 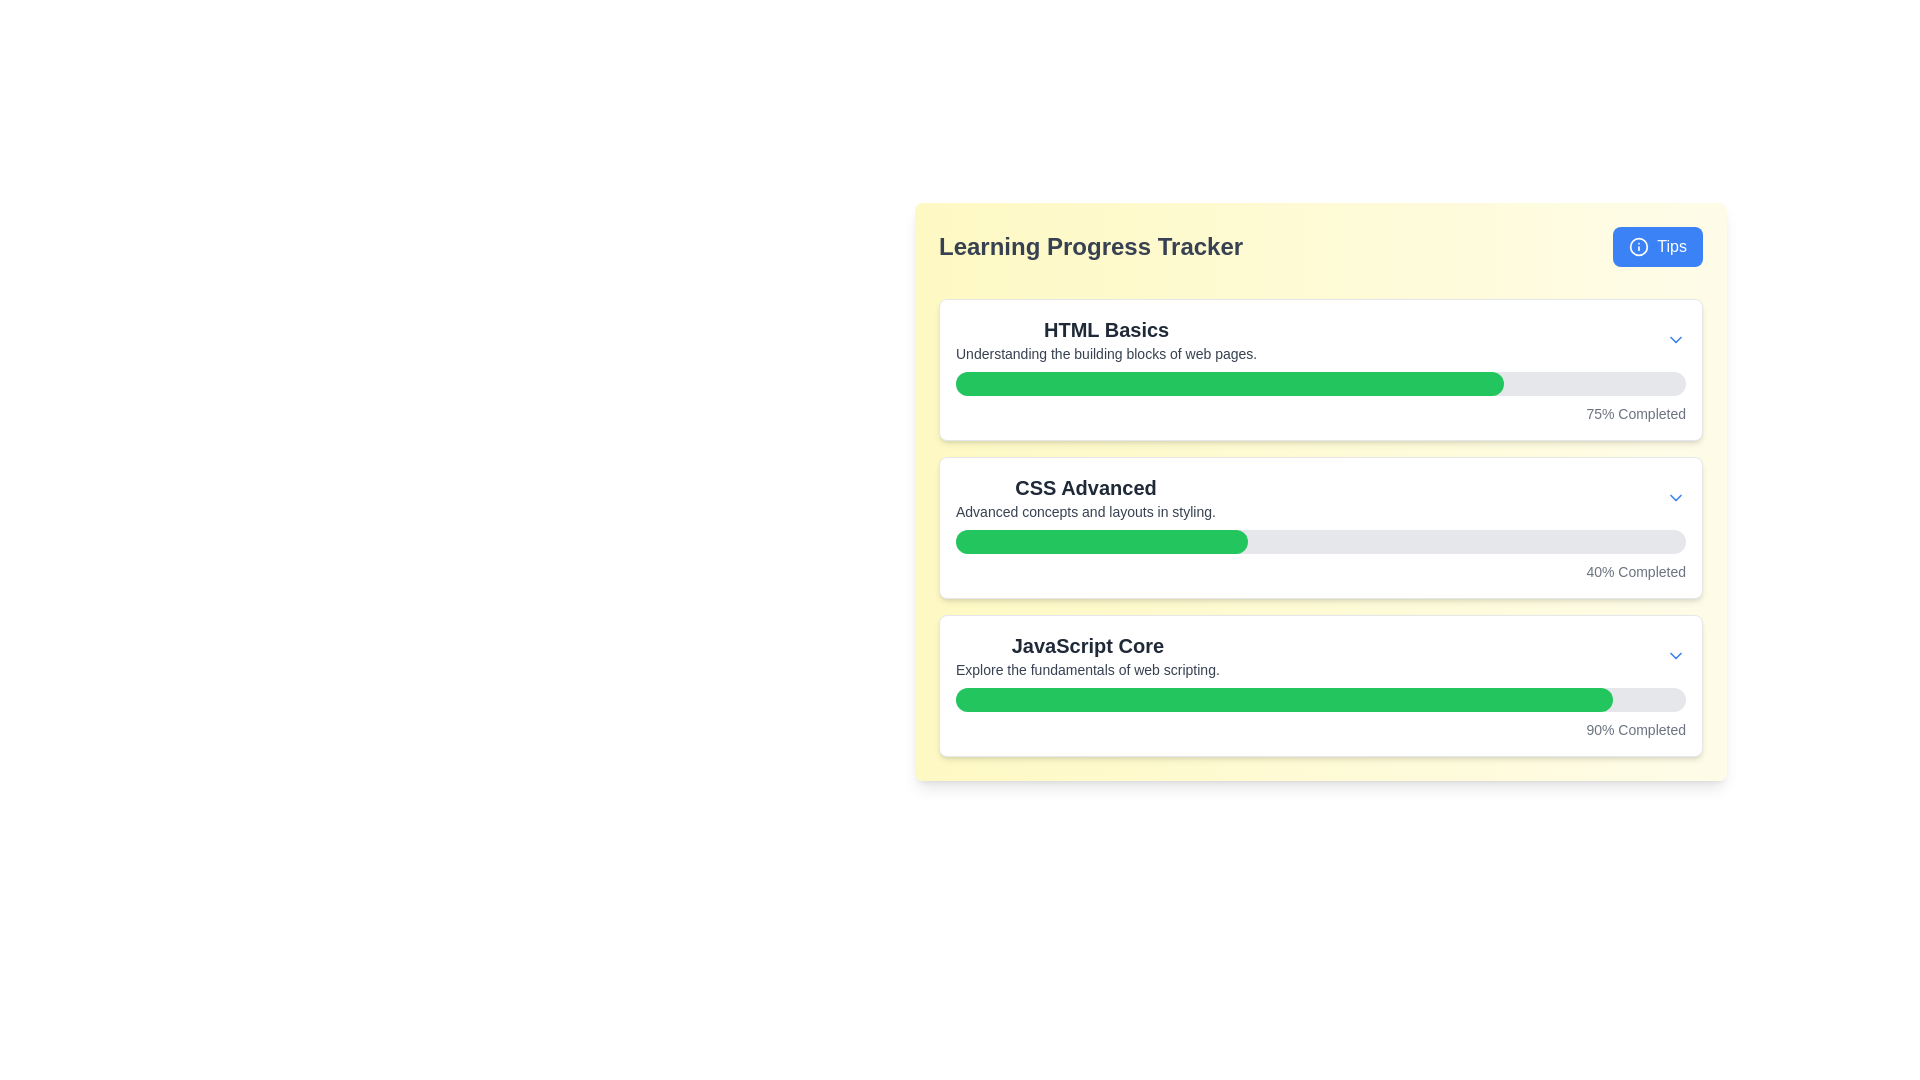 What do you see at coordinates (1675, 496) in the screenshot?
I see `the downward-pointing blue chevron icon located at the end of the 'CSS Advanced Advanced concepts and layouts in styling.' section to check for any appearance changes` at bounding box center [1675, 496].